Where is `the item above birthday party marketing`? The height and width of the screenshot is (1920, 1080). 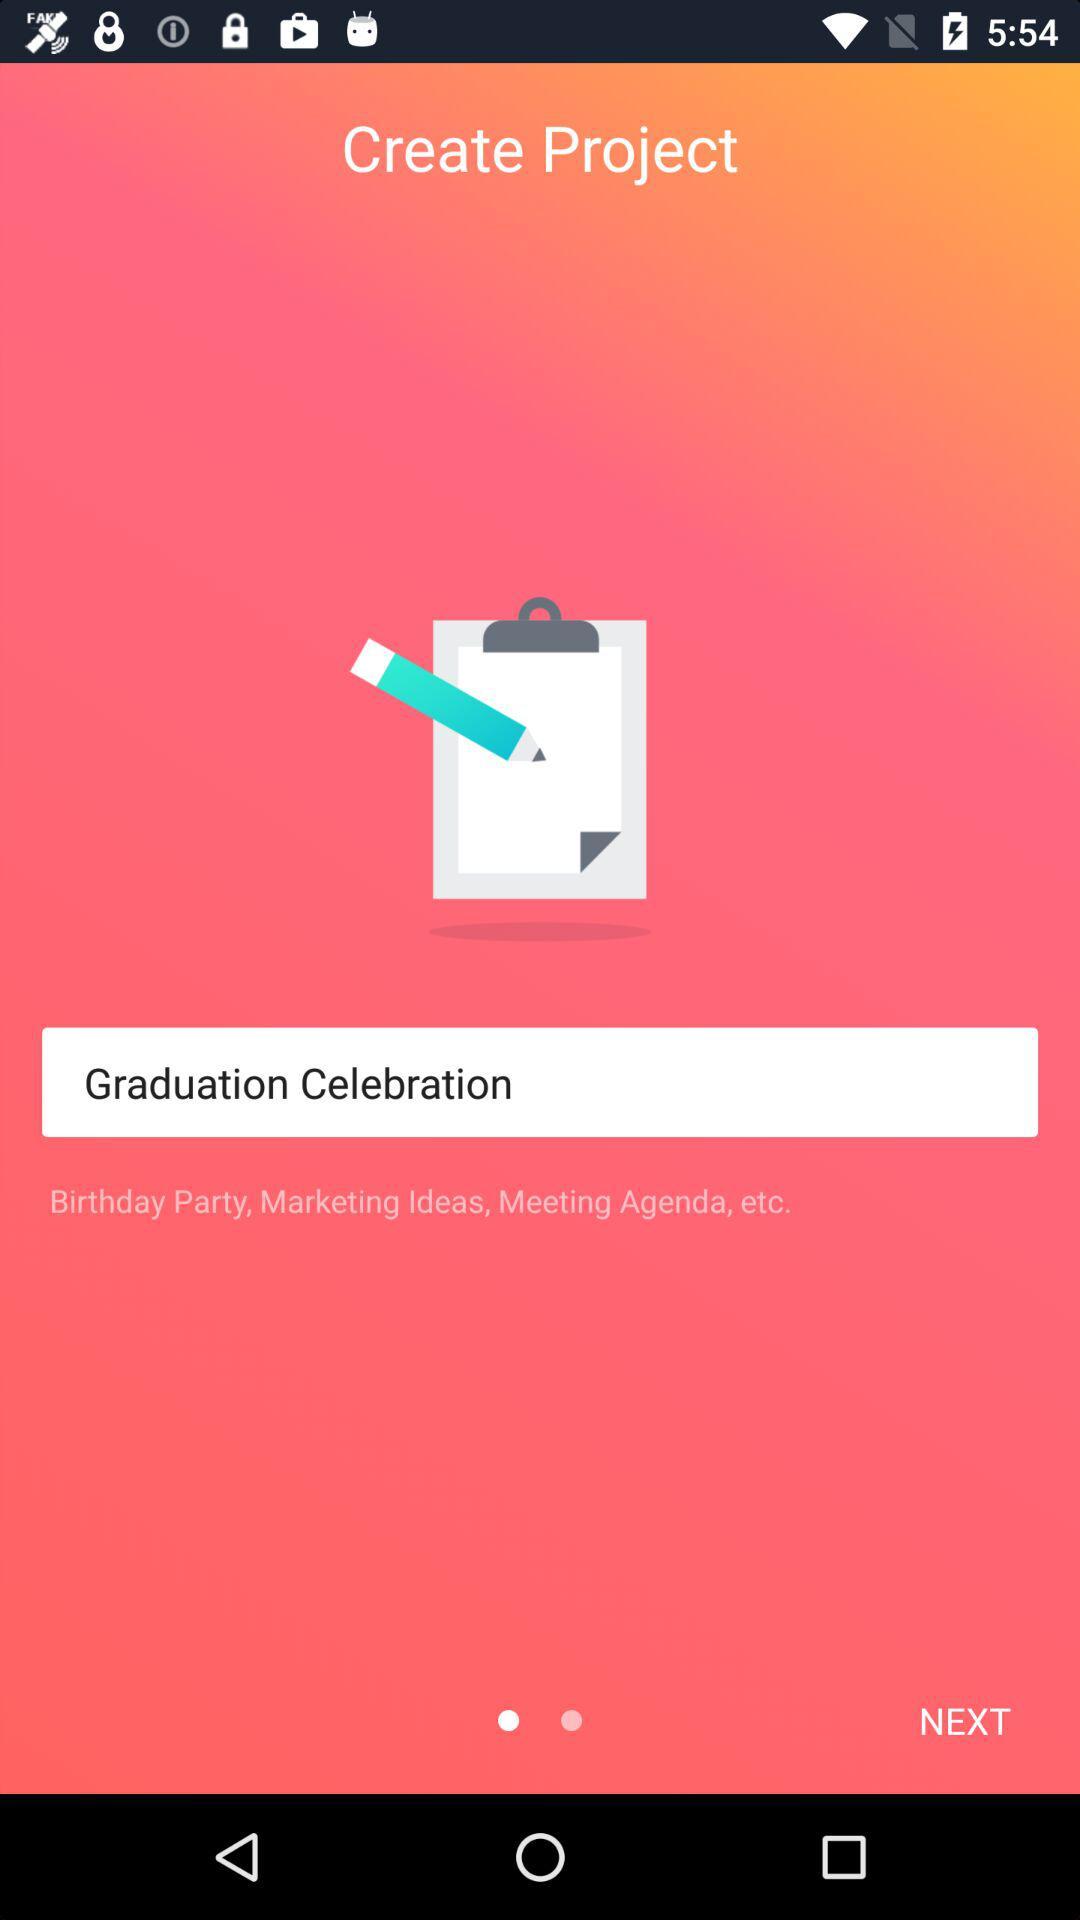
the item above birthday party marketing is located at coordinates (540, 1081).